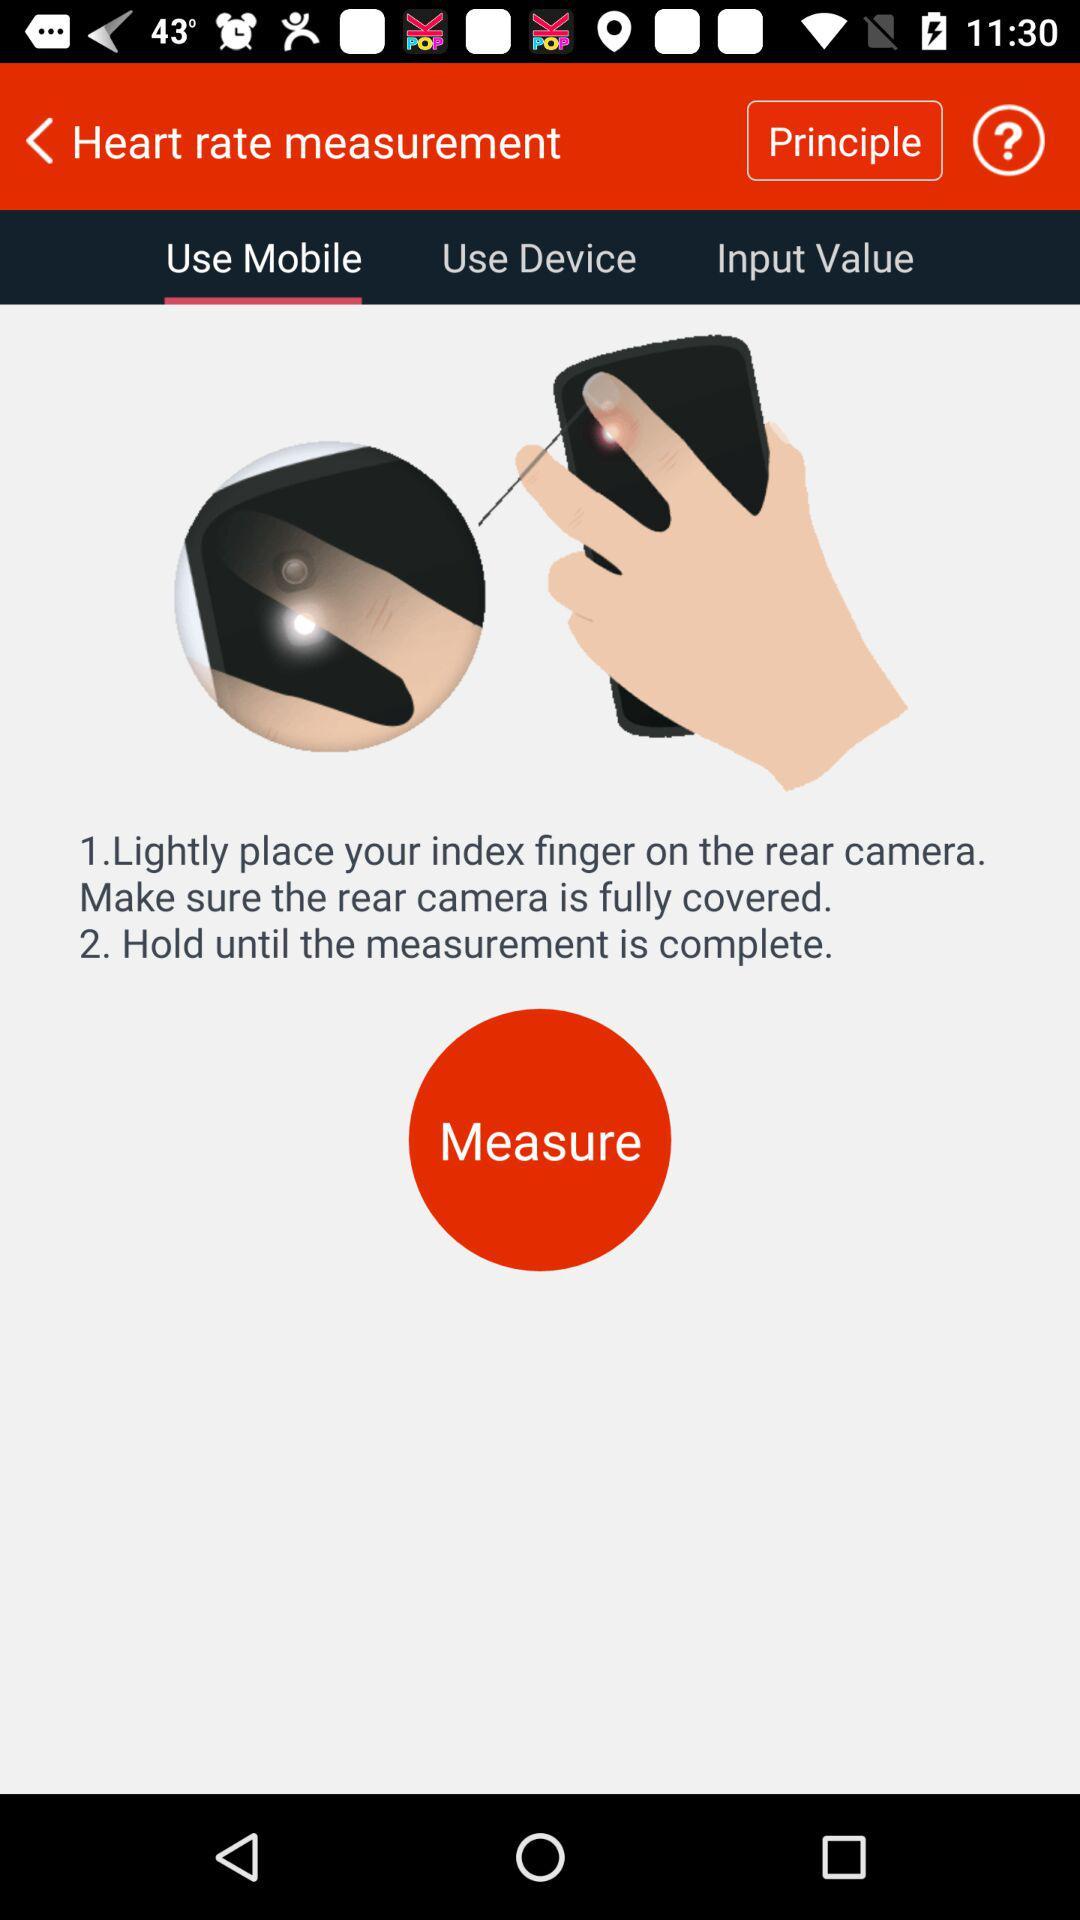  What do you see at coordinates (373, 139) in the screenshot?
I see `the heart rate measurement item` at bounding box center [373, 139].